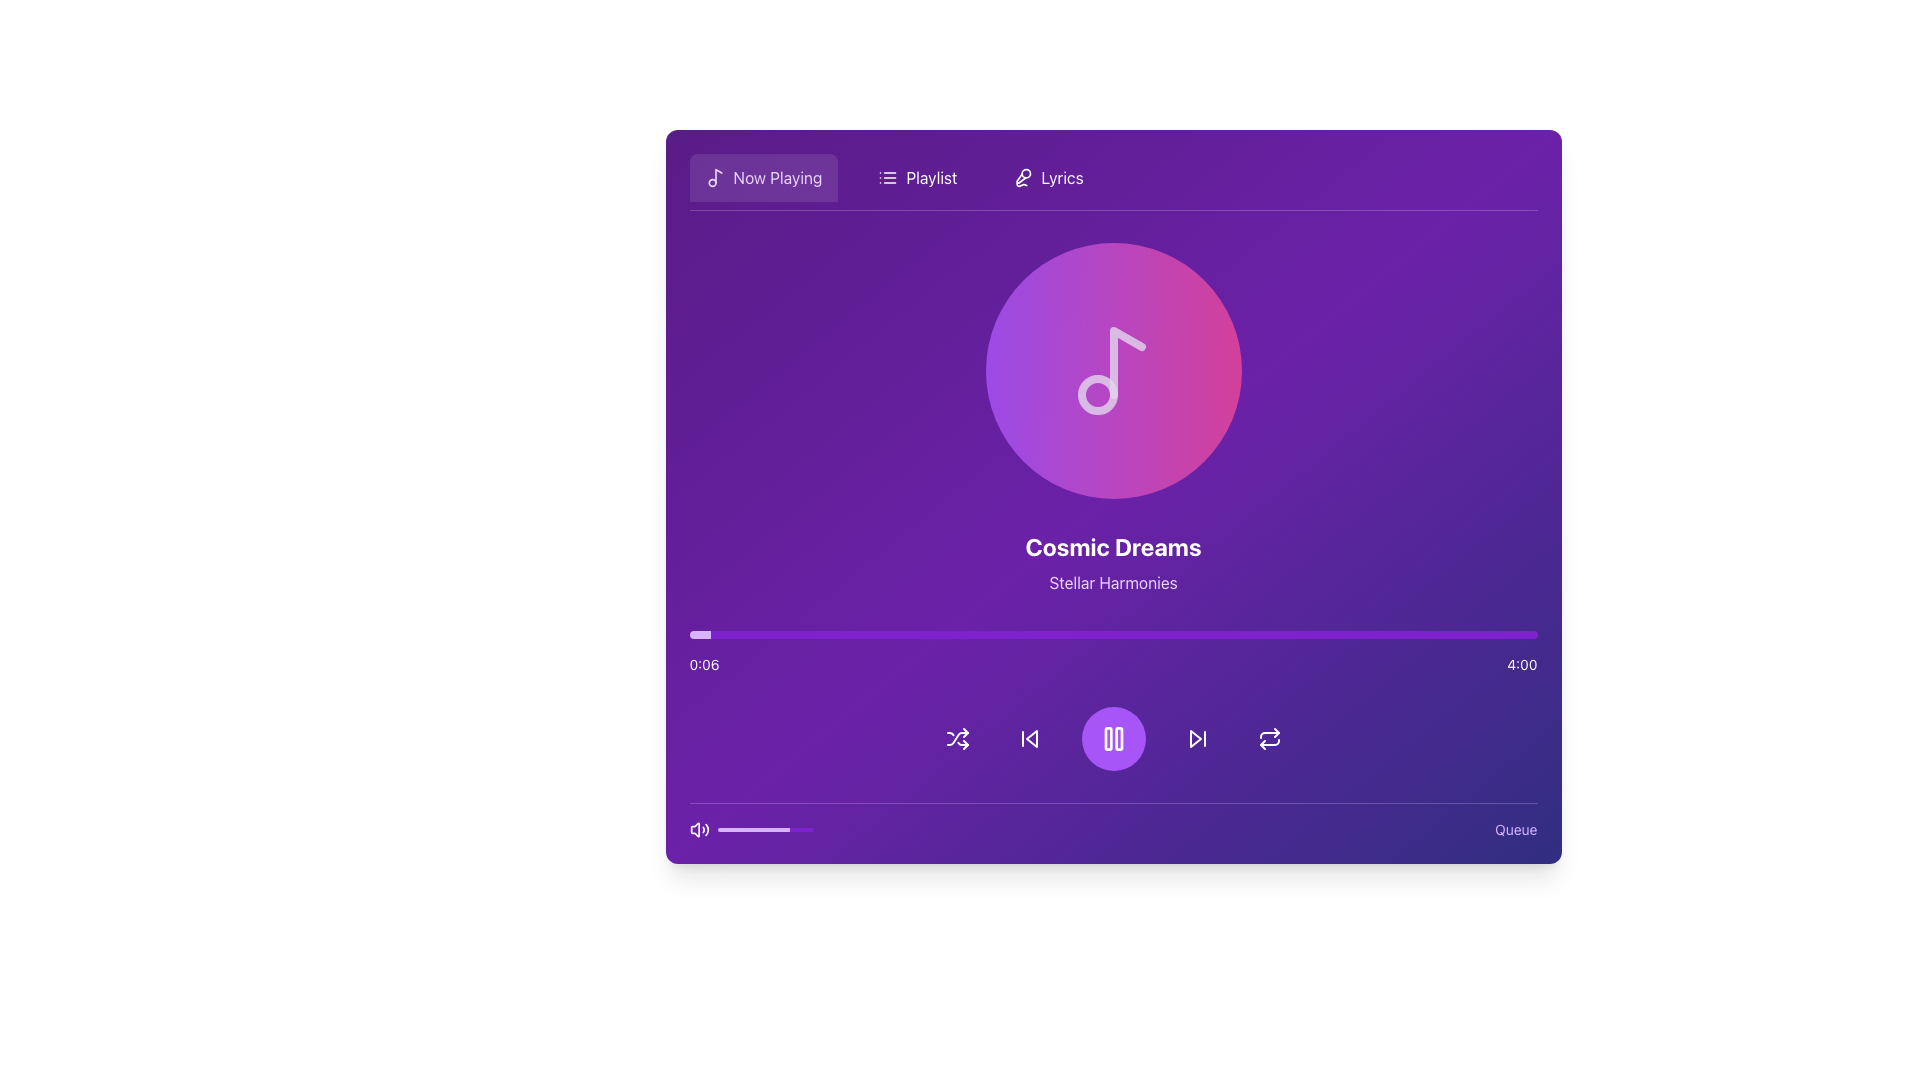  What do you see at coordinates (1402, 635) in the screenshot?
I see `the playback position` at bounding box center [1402, 635].